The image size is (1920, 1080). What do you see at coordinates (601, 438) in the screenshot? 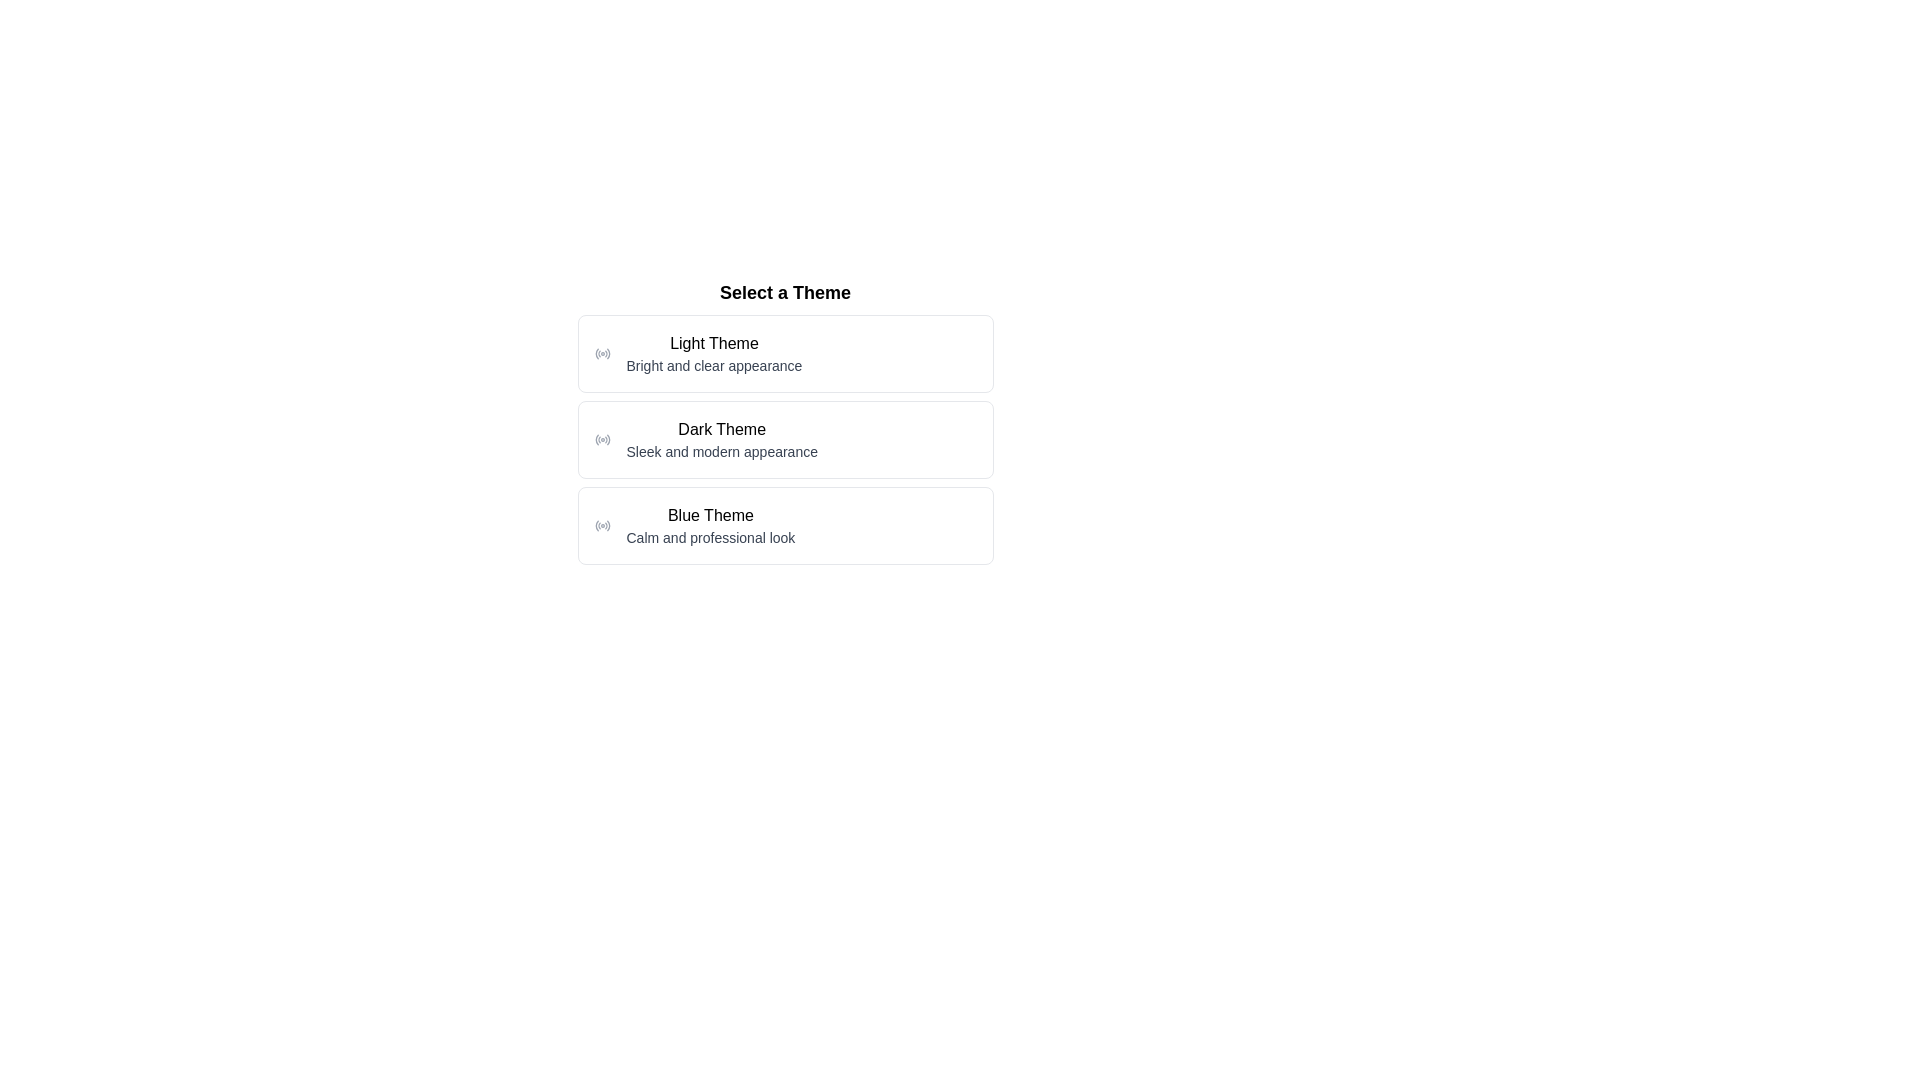
I see `the radio button styled icon associated with the 'Dark Theme' option in the theme selection UI` at bounding box center [601, 438].